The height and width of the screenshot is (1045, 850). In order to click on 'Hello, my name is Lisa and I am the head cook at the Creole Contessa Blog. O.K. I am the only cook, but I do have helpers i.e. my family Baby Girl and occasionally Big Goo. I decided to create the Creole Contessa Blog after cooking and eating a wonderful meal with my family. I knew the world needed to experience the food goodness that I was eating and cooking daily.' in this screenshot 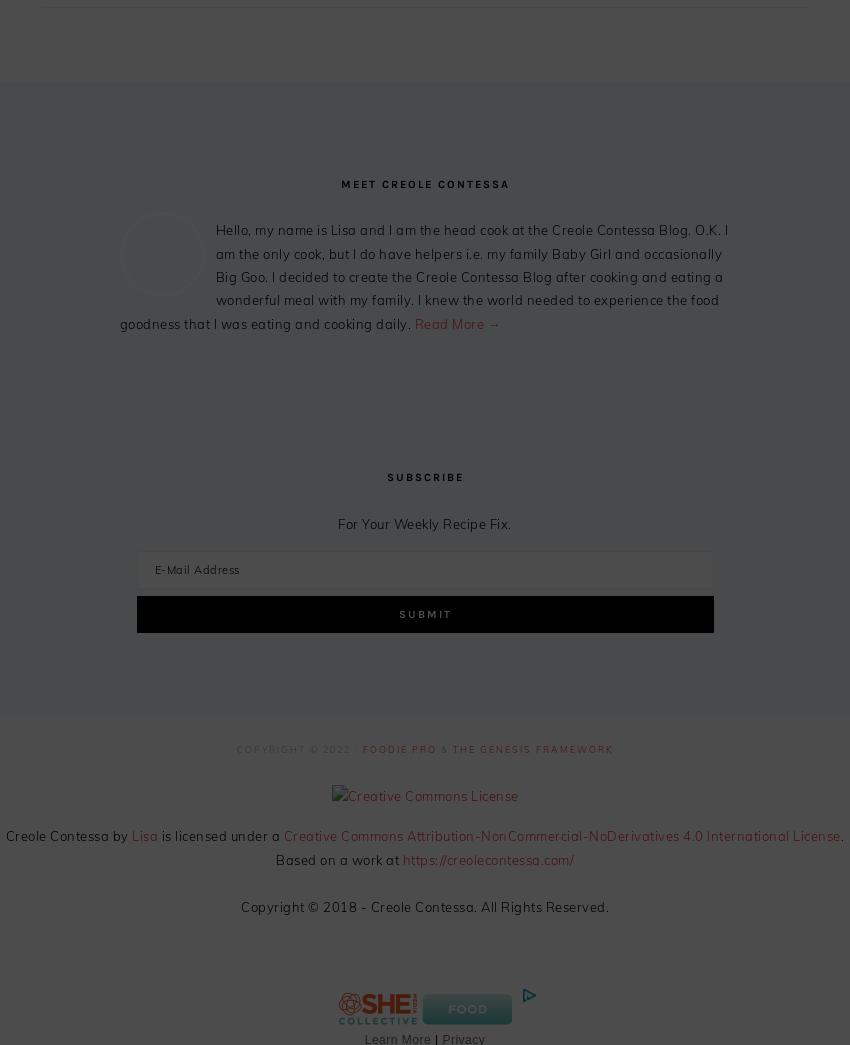, I will do `click(423, 275)`.